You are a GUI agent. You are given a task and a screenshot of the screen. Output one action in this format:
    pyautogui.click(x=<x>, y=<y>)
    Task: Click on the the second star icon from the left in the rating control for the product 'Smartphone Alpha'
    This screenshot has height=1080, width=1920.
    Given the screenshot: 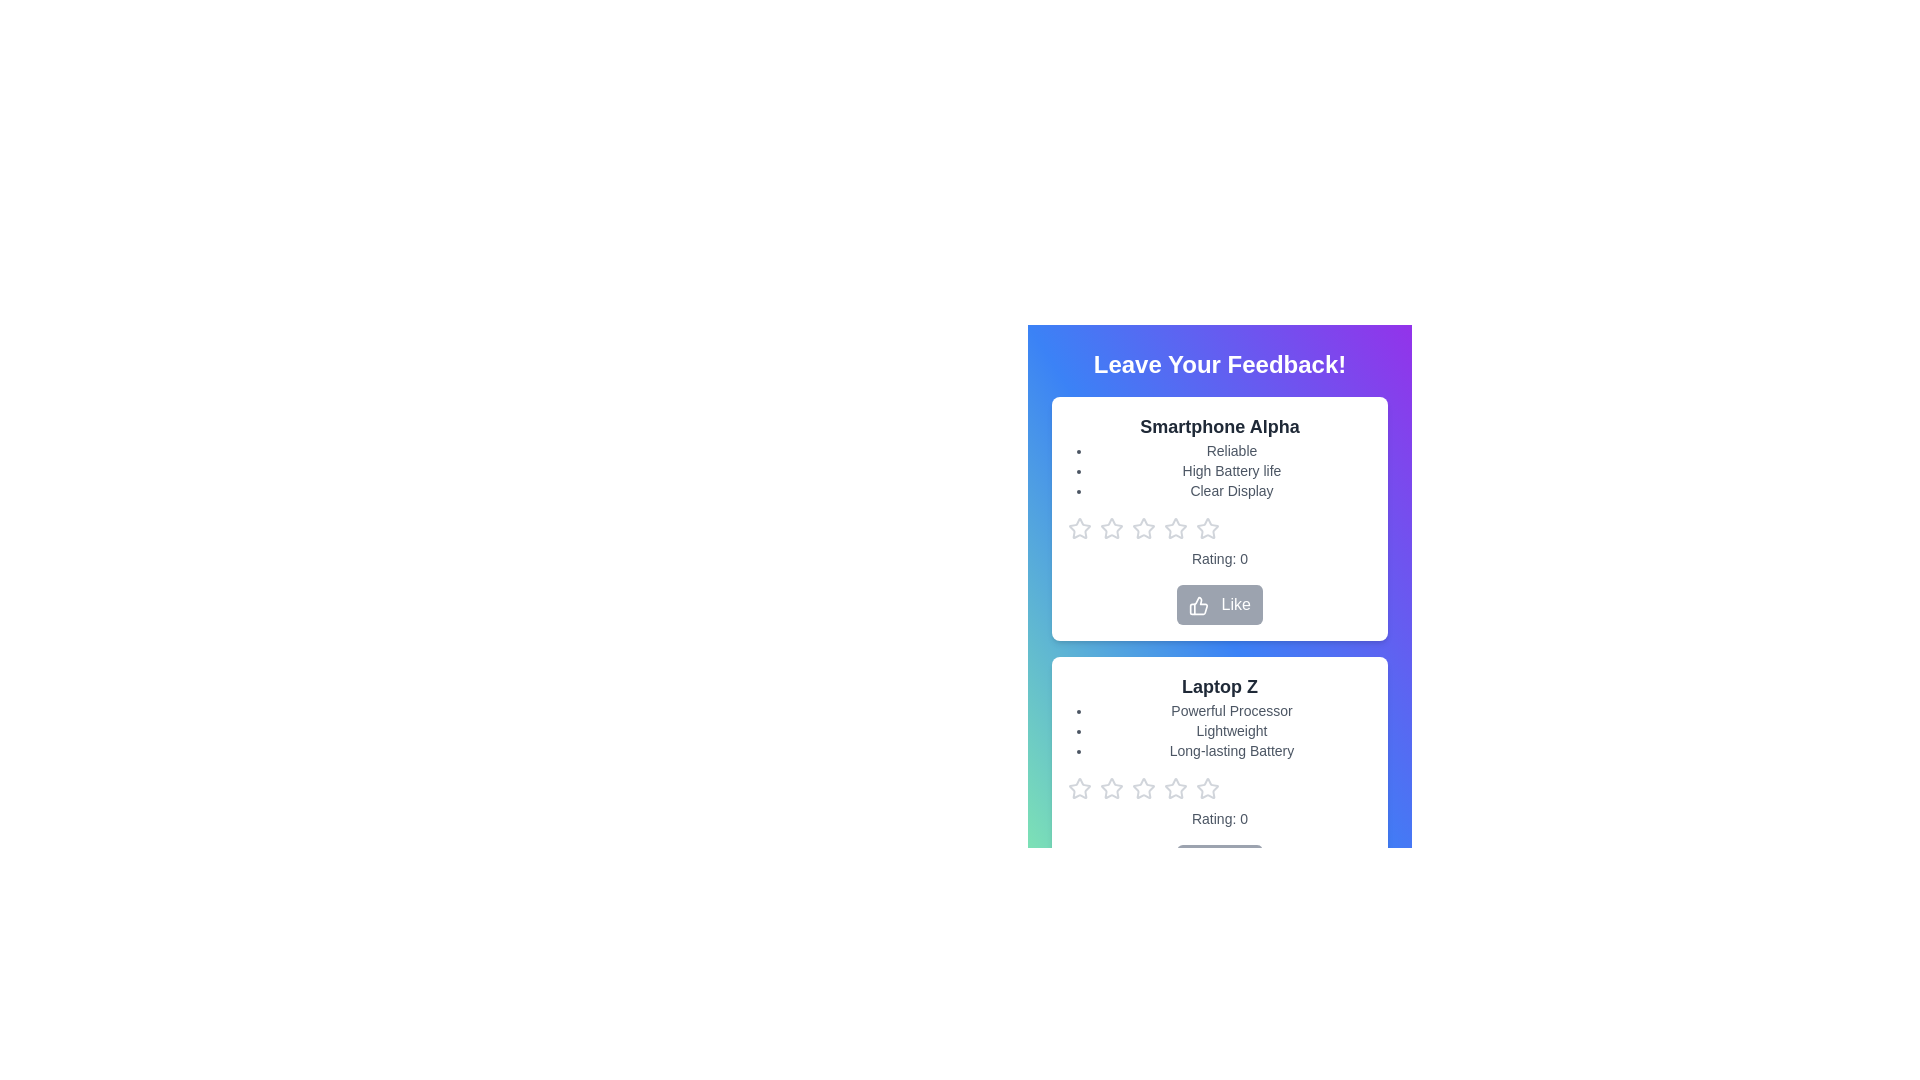 What is the action you would take?
    pyautogui.click(x=1111, y=527)
    